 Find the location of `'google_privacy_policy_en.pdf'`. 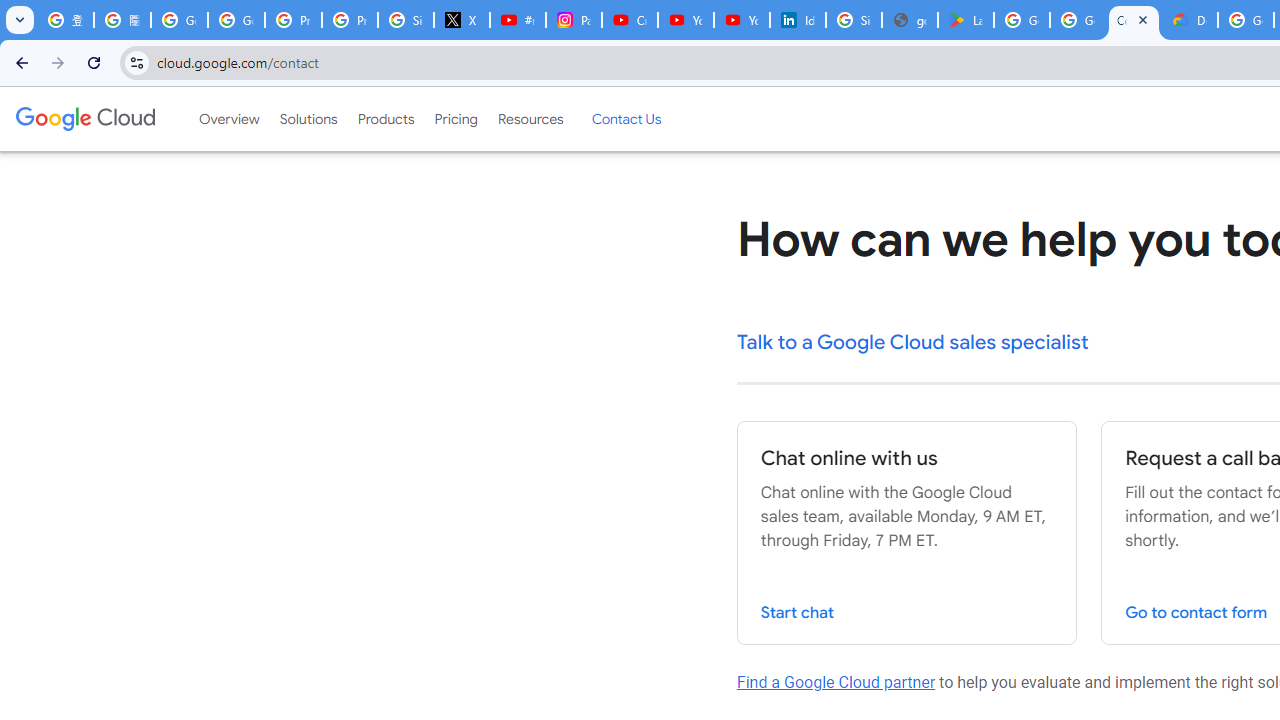

'google_privacy_policy_en.pdf' is located at coordinates (909, 20).